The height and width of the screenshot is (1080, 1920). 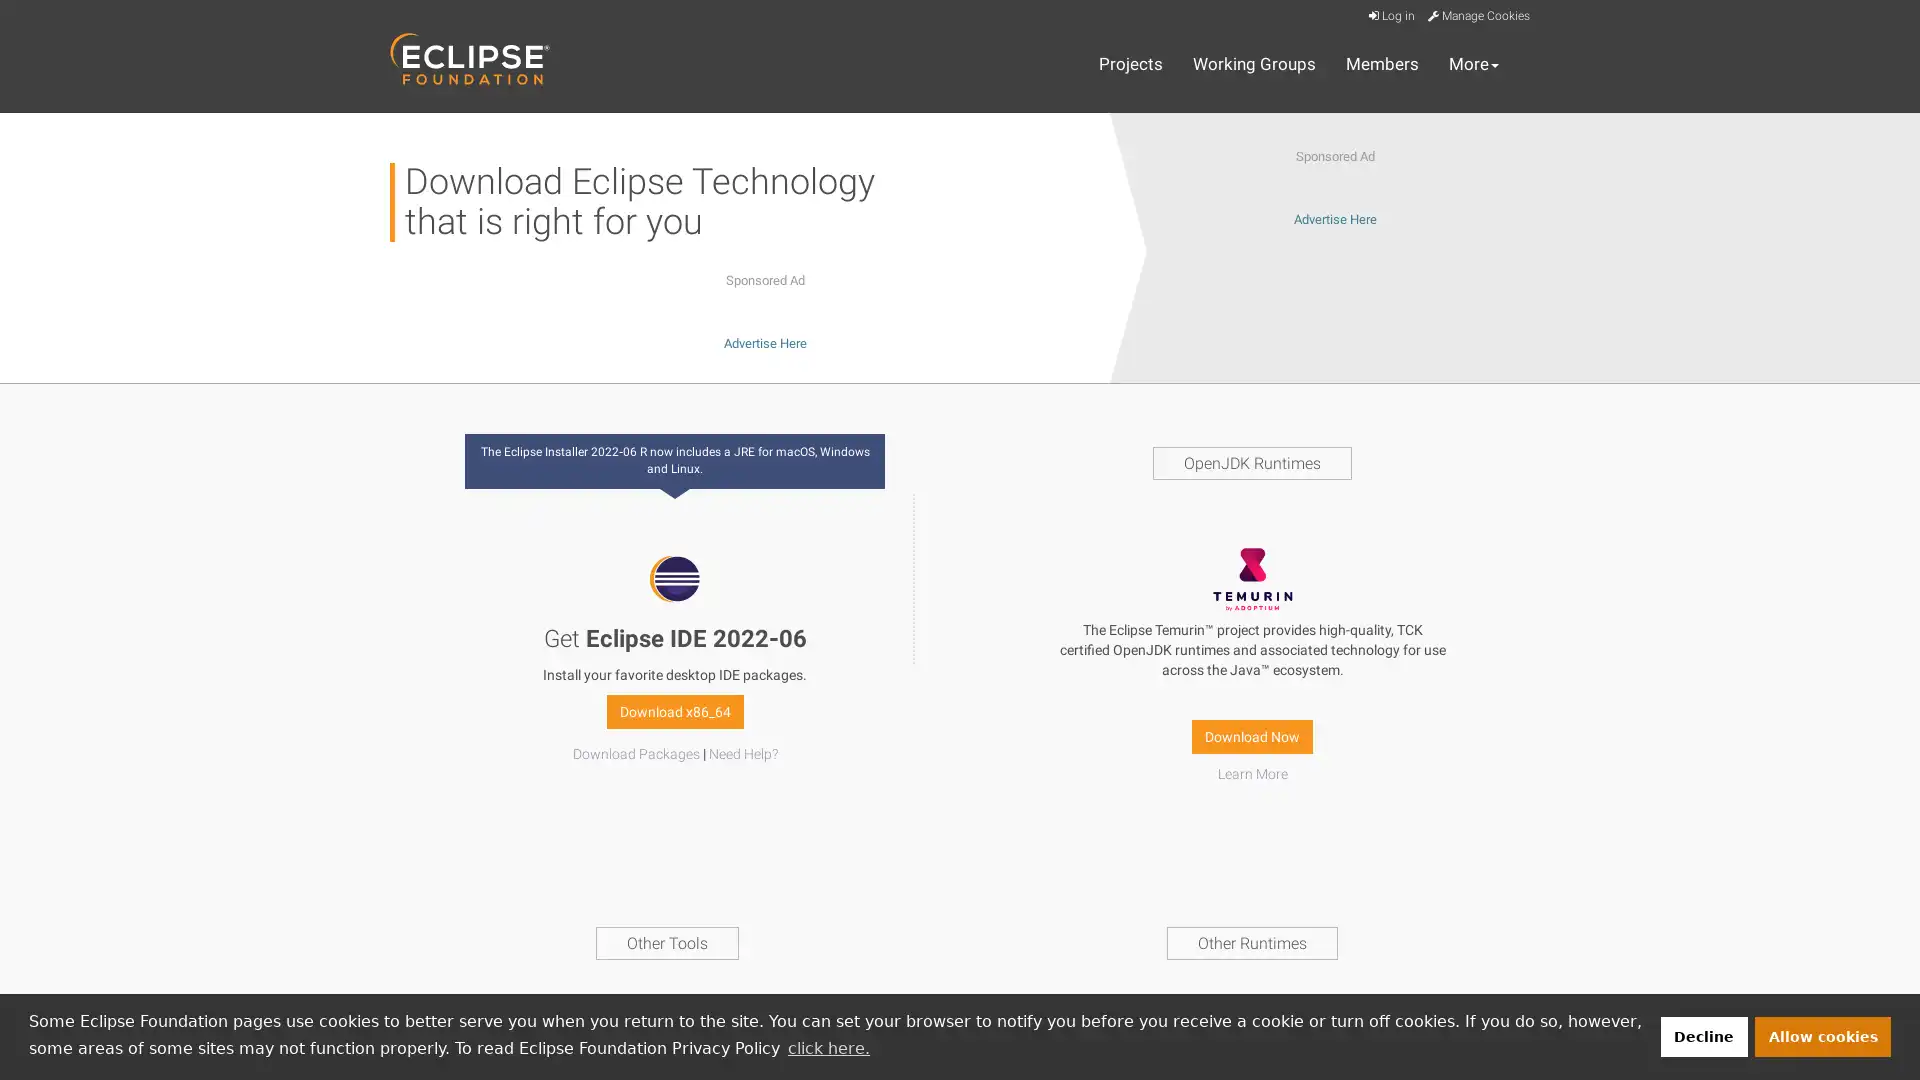 What do you see at coordinates (1823, 1035) in the screenshot?
I see `allow cookies` at bounding box center [1823, 1035].